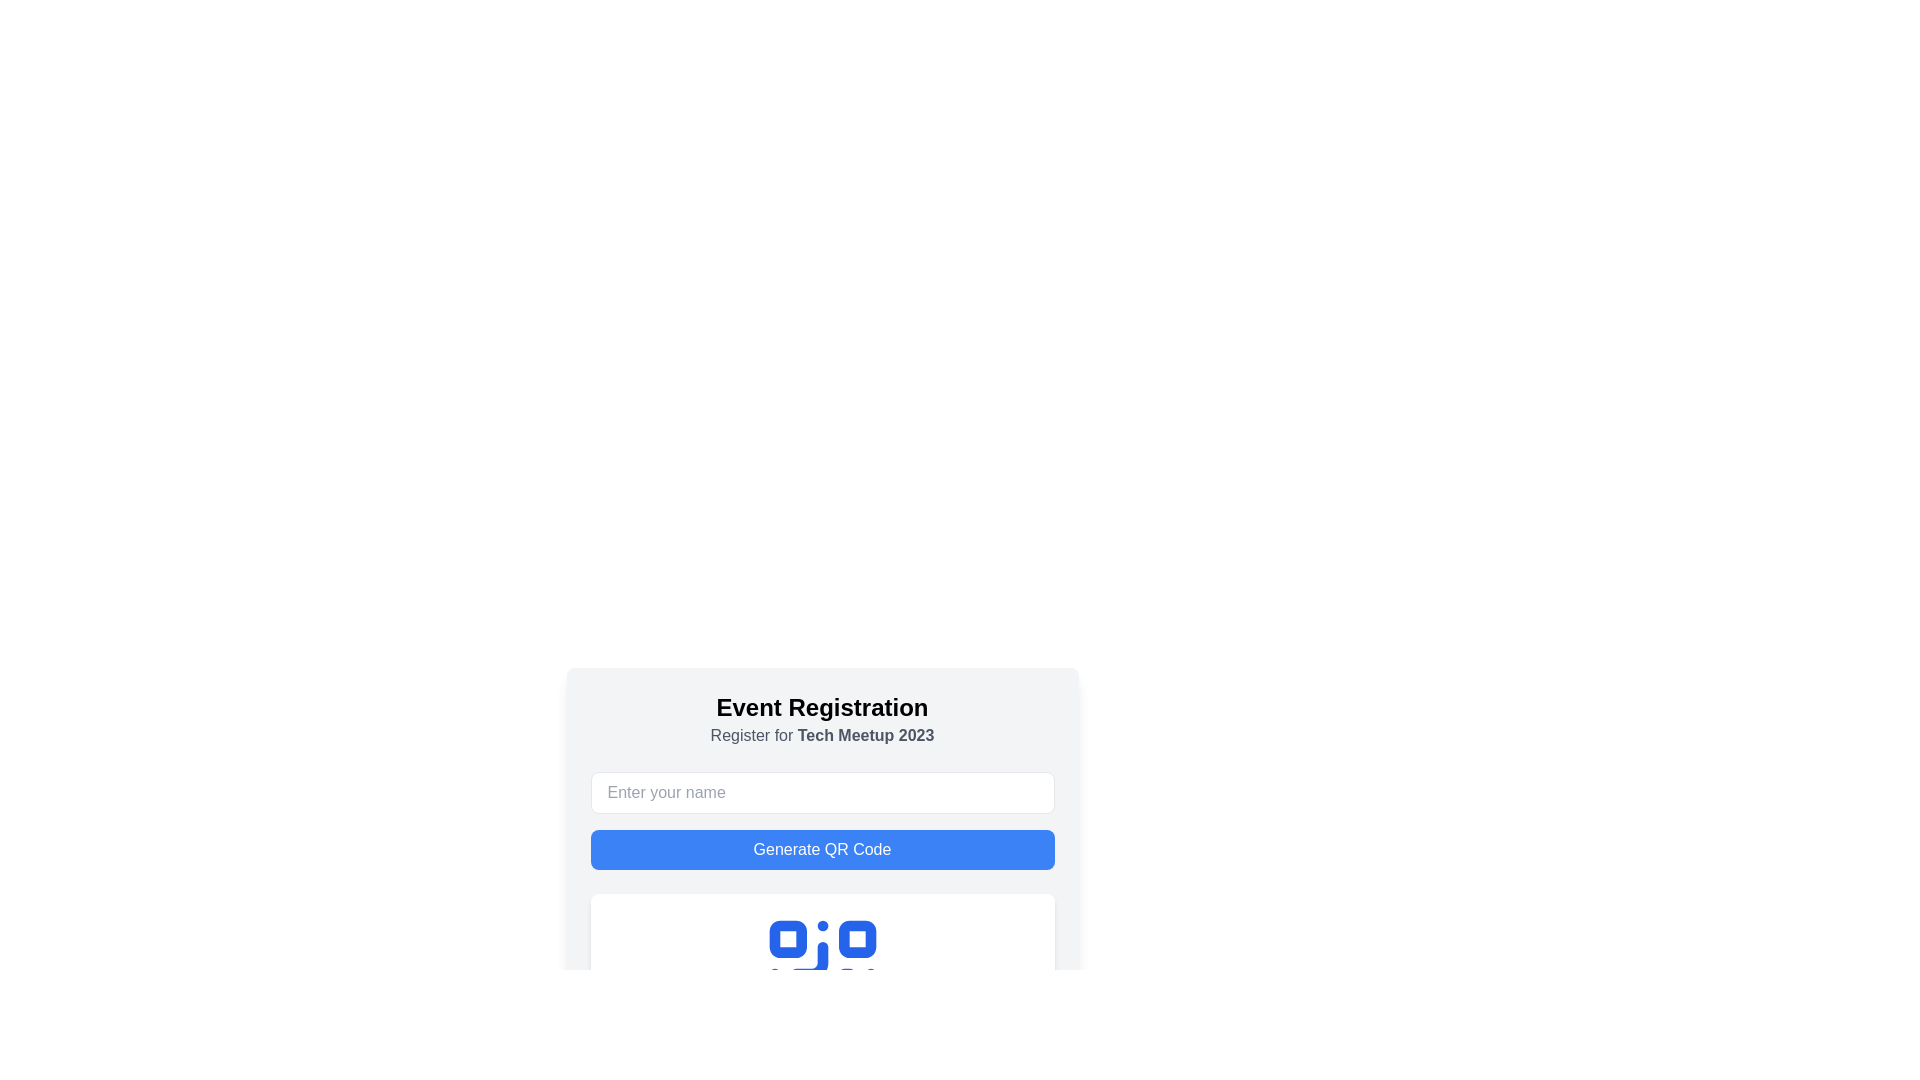 Image resolution: width=1920 pixels, height=1080 pixels. Describe the element at coordinates (822, 821) in the screenshot. I see `the blue button labeled 'Generate QR Code' which is located below the 'Enter your name' input field and above the QR code image section` at that location.